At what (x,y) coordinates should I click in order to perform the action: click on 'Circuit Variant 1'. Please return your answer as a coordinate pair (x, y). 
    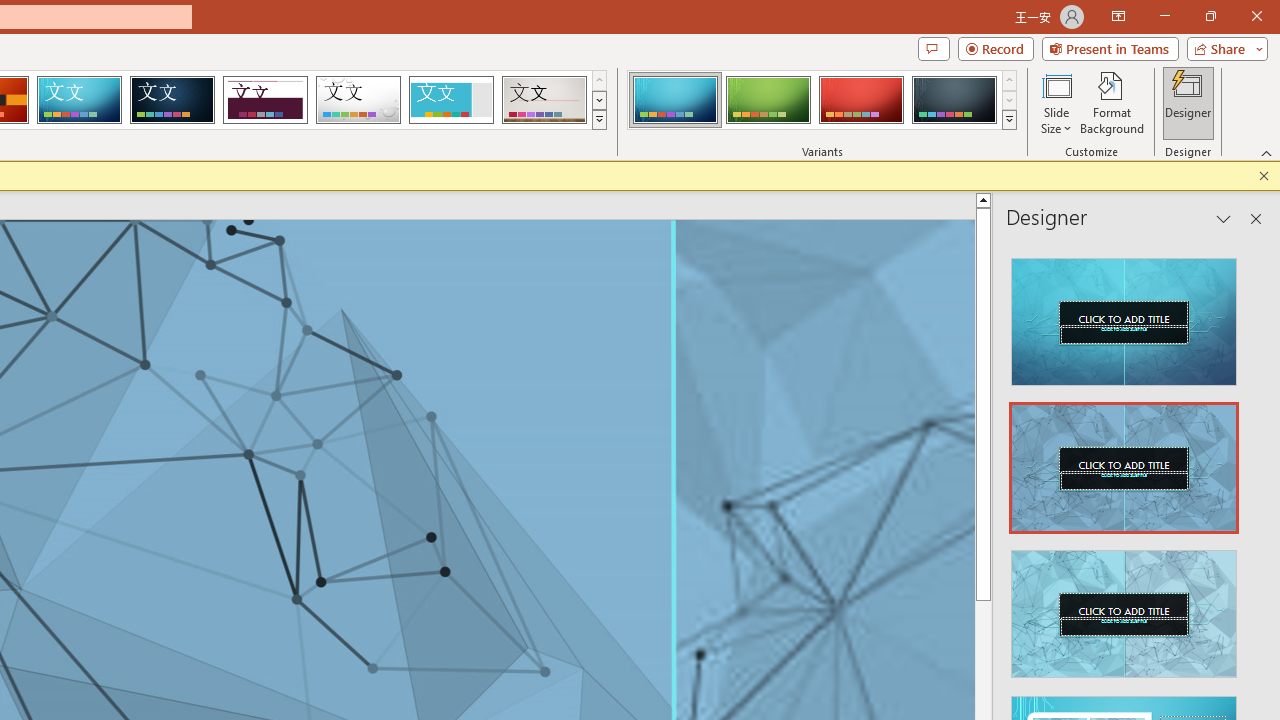
    Looking at the image, I should click on (675, 100).